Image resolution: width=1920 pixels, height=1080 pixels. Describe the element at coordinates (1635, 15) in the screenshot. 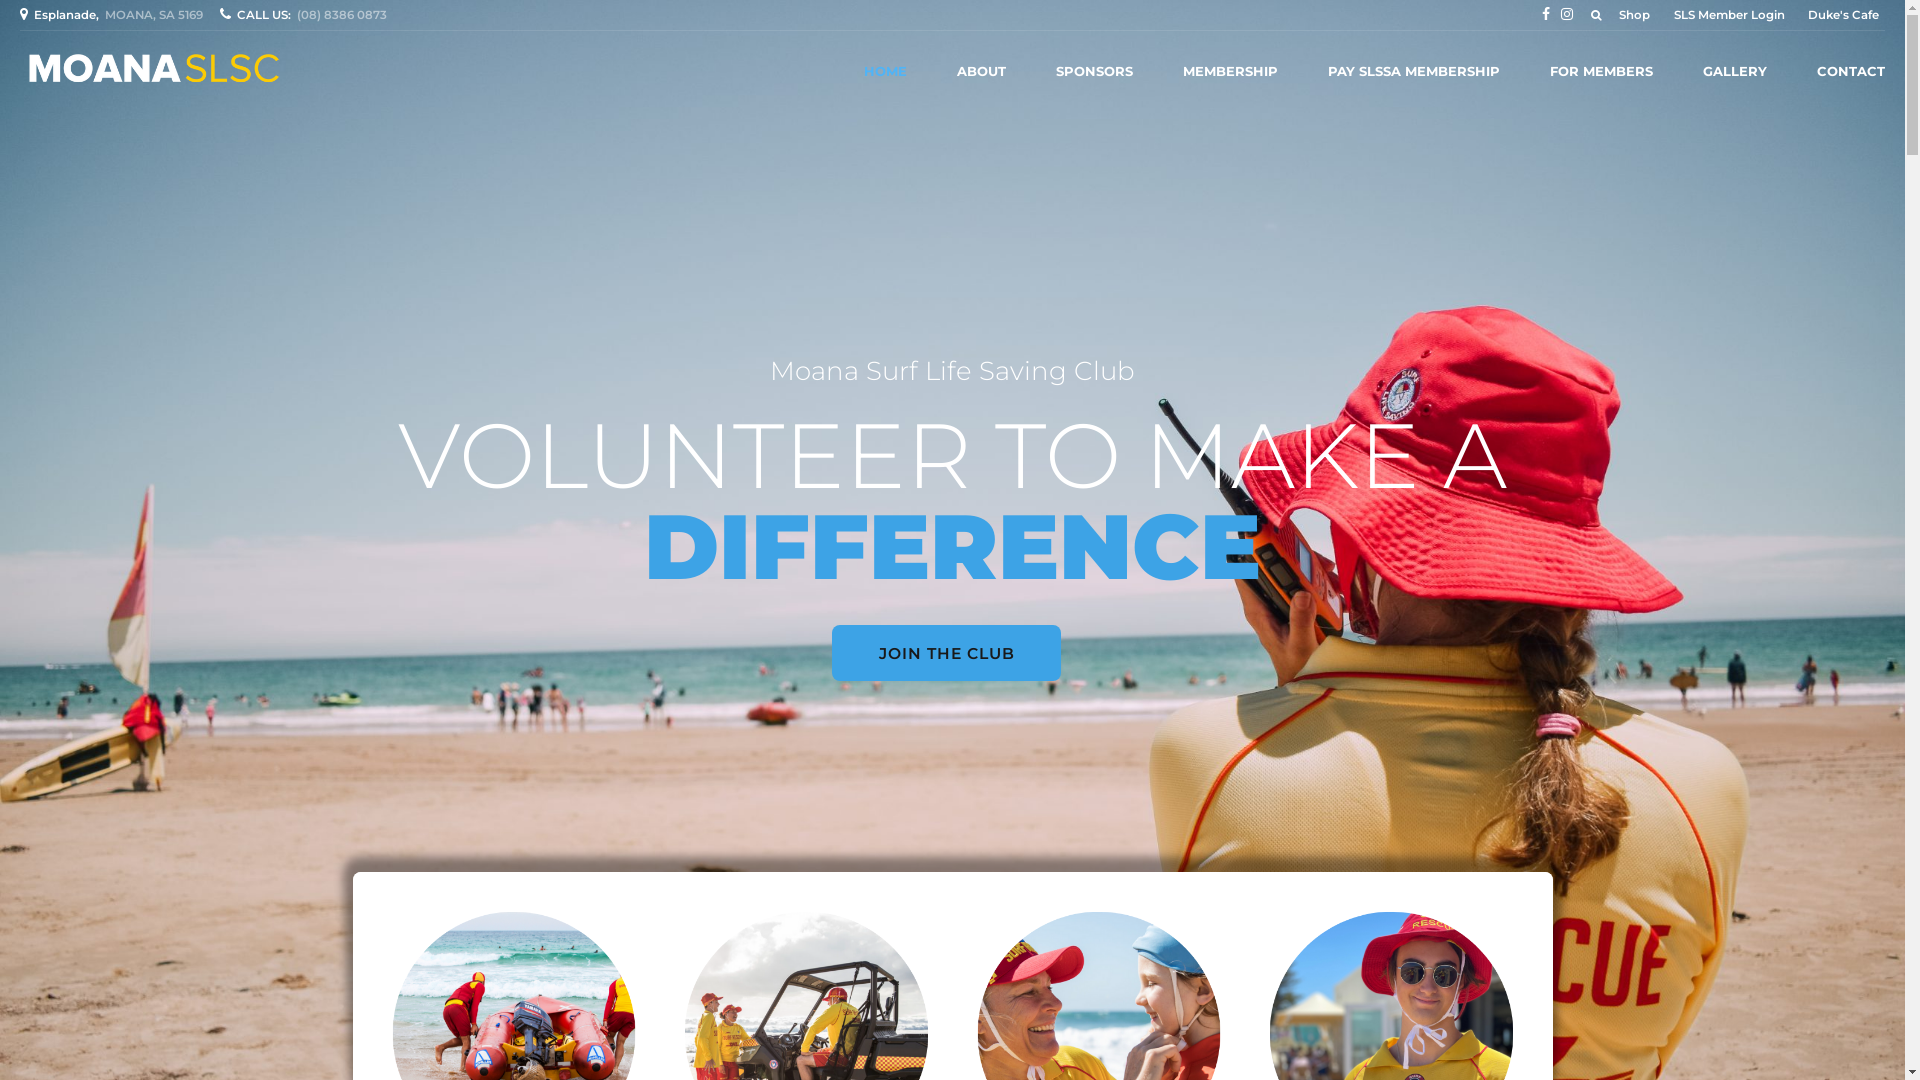

I see `'Shop'` at that location.